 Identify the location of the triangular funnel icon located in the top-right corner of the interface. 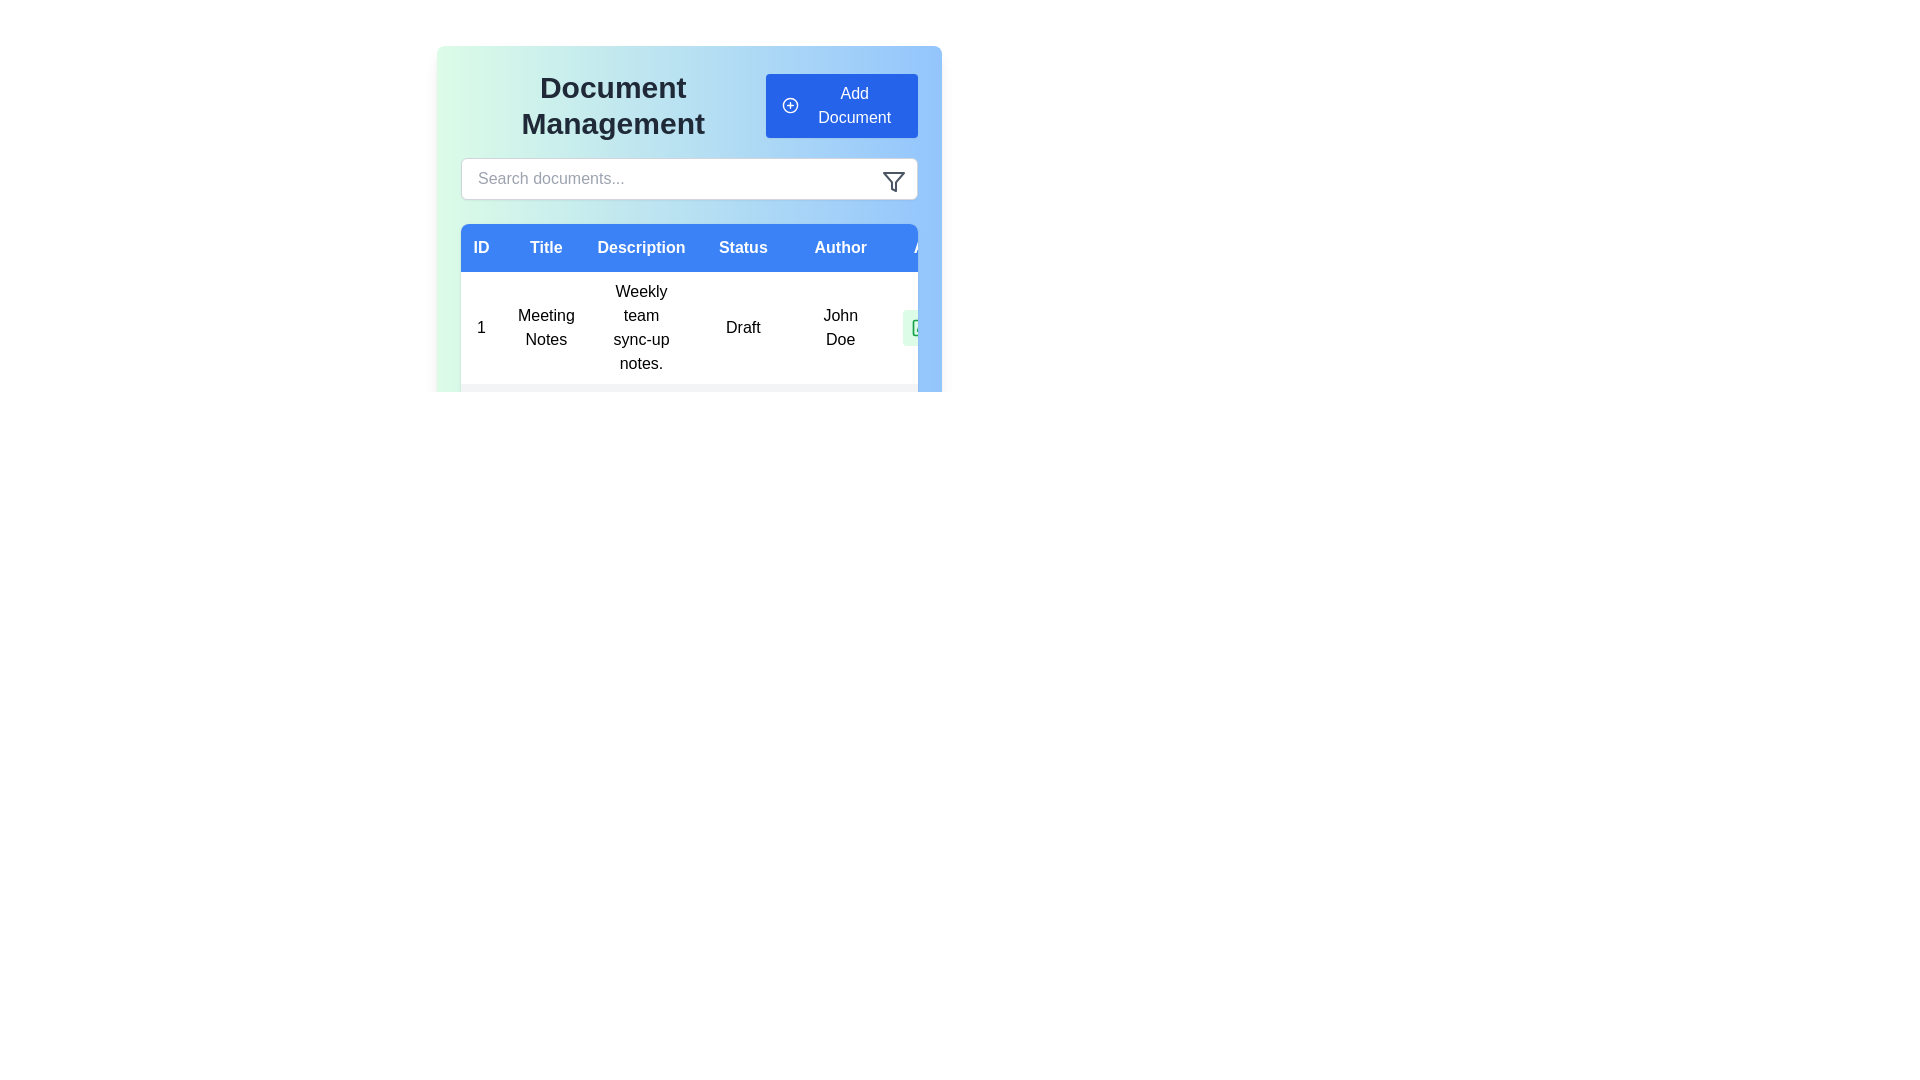
(892, 181).